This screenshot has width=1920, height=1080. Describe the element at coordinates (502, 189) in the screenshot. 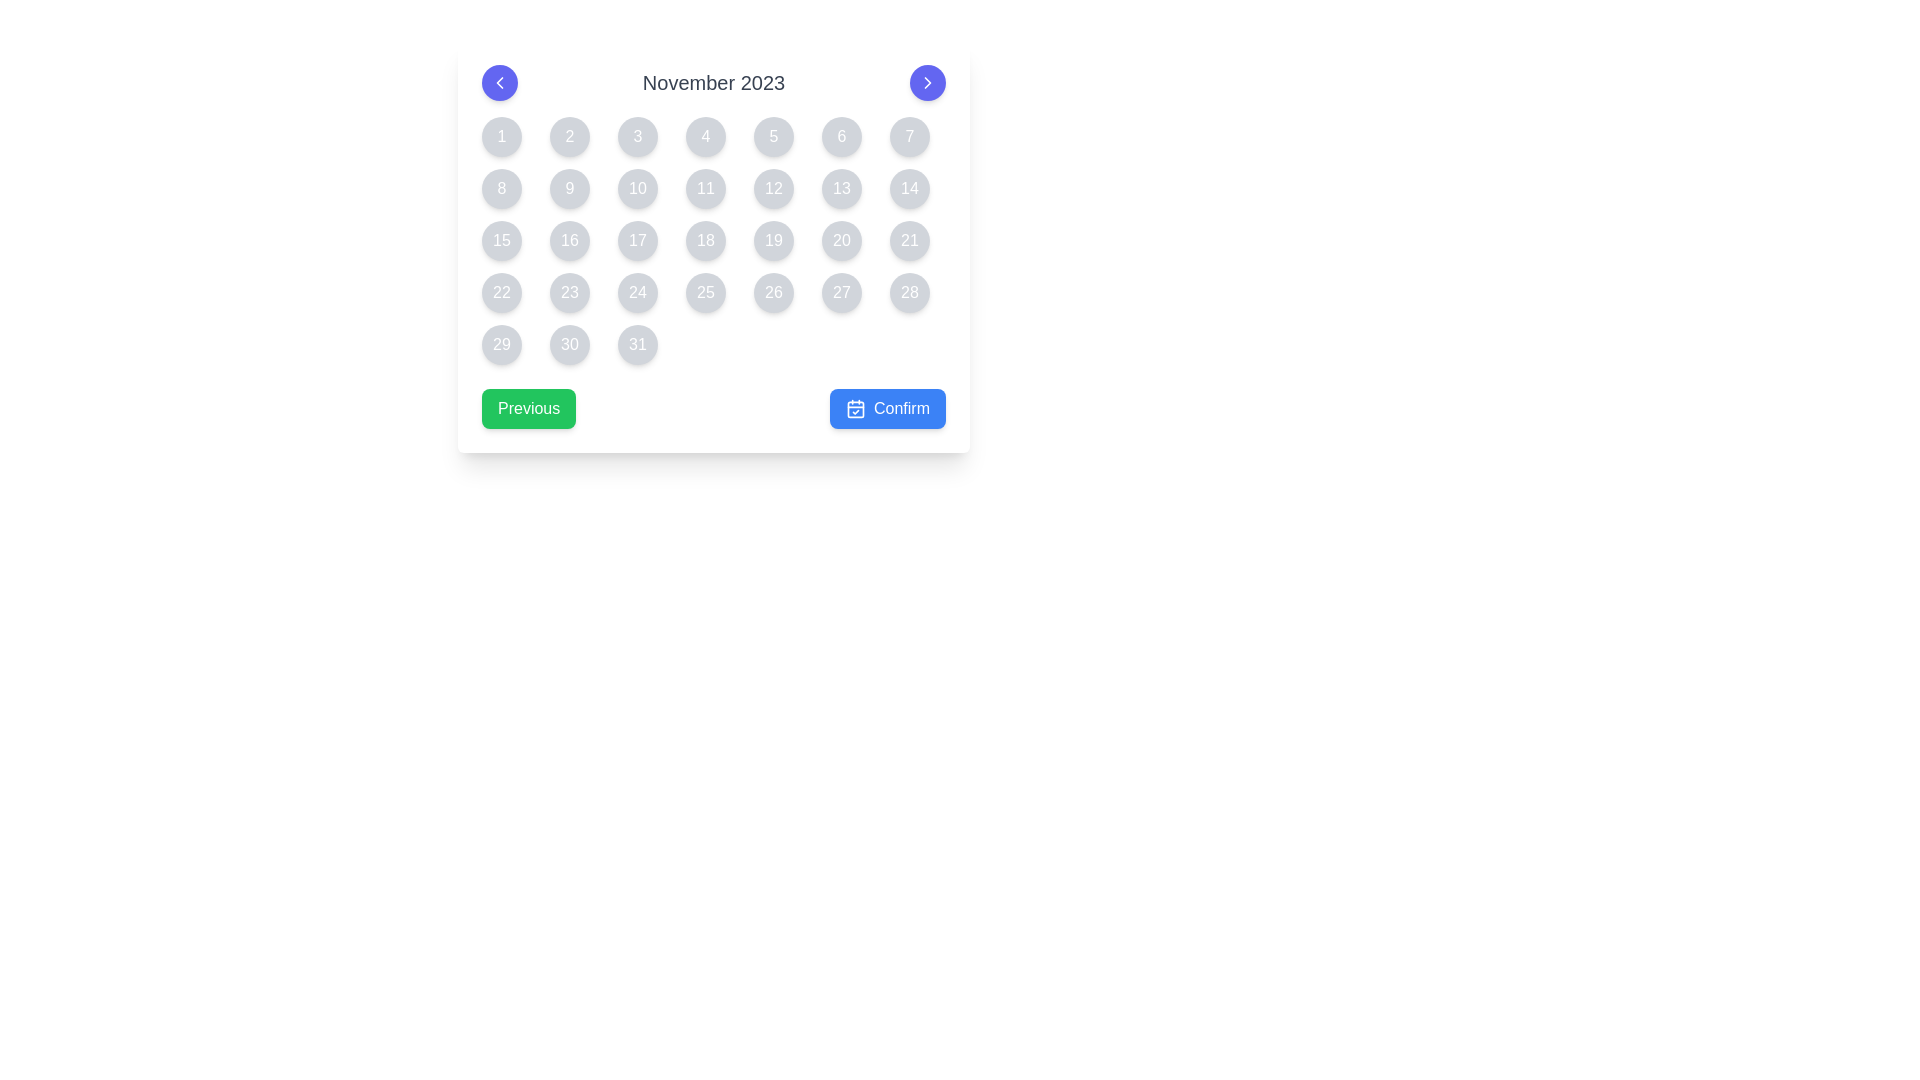

I see `the '8' date button in the calendar interface` at that location.